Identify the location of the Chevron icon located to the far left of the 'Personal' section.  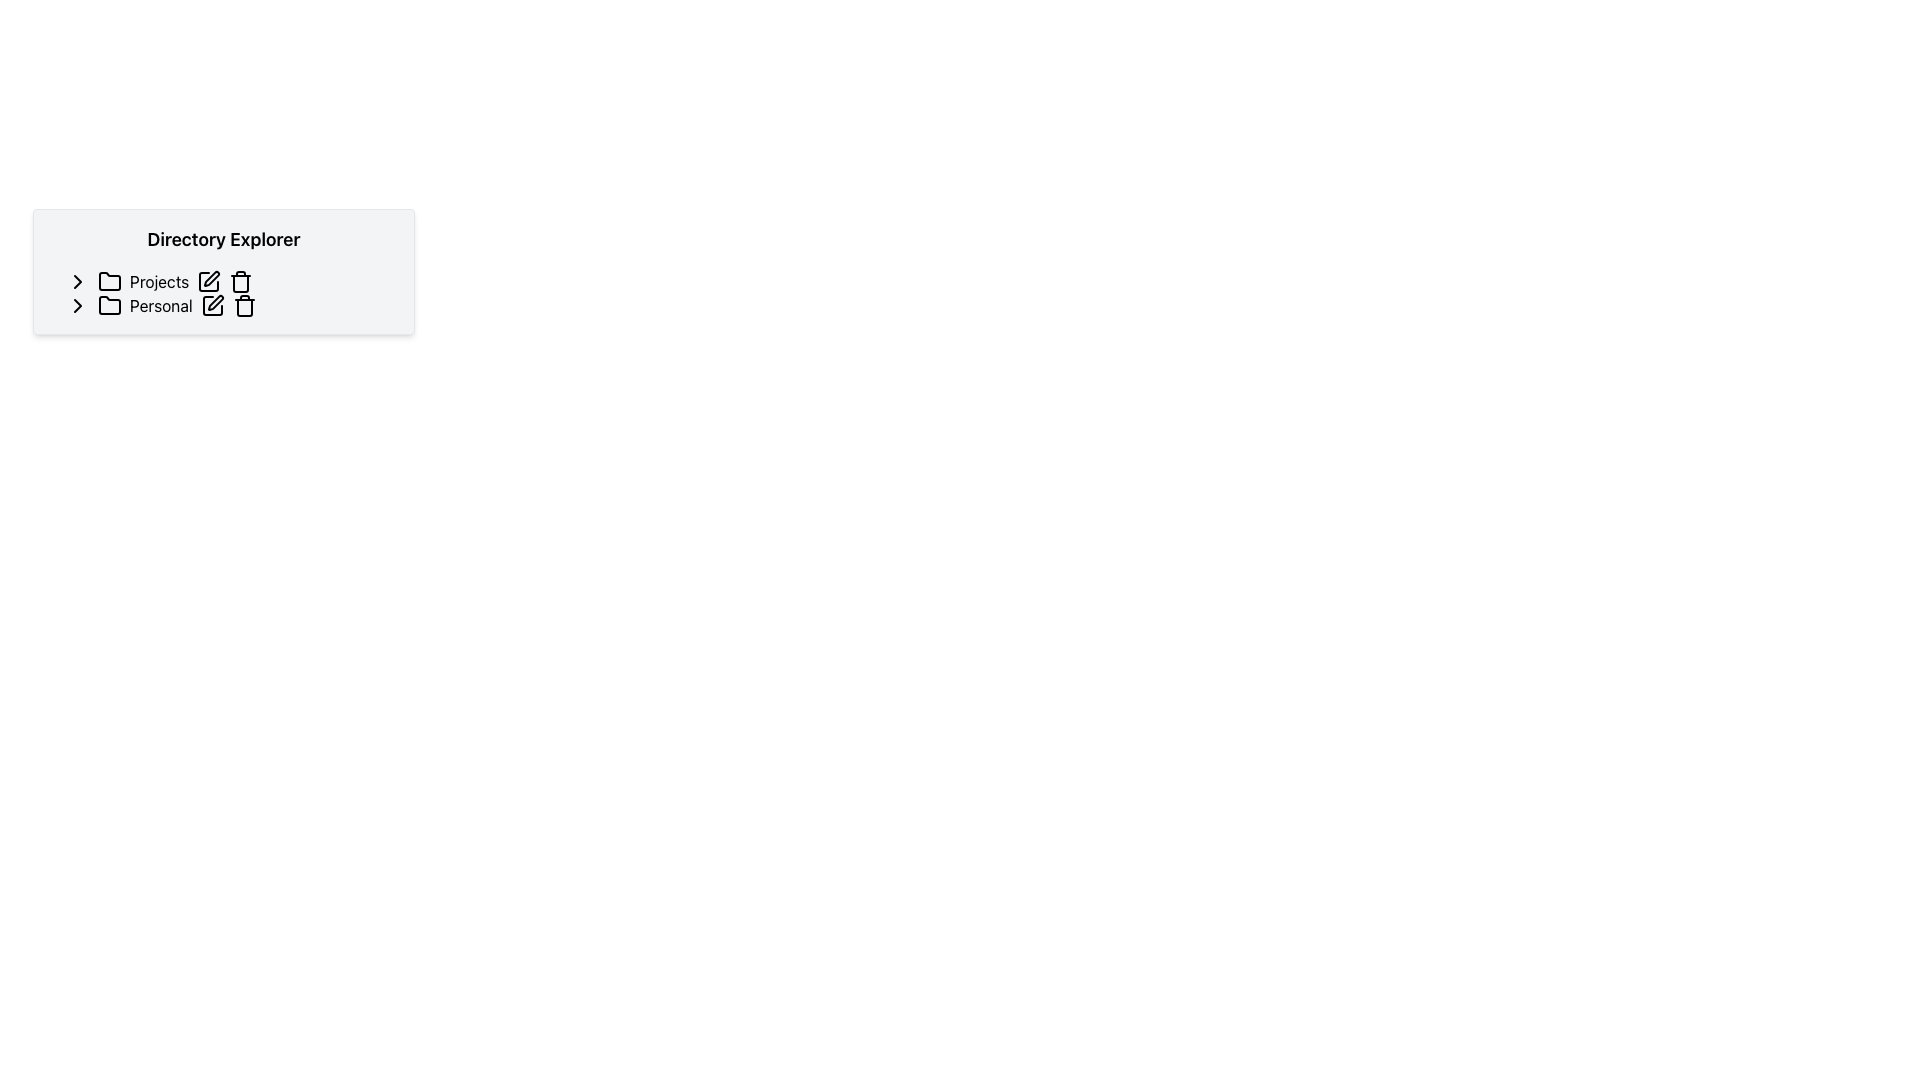
(77, 305).